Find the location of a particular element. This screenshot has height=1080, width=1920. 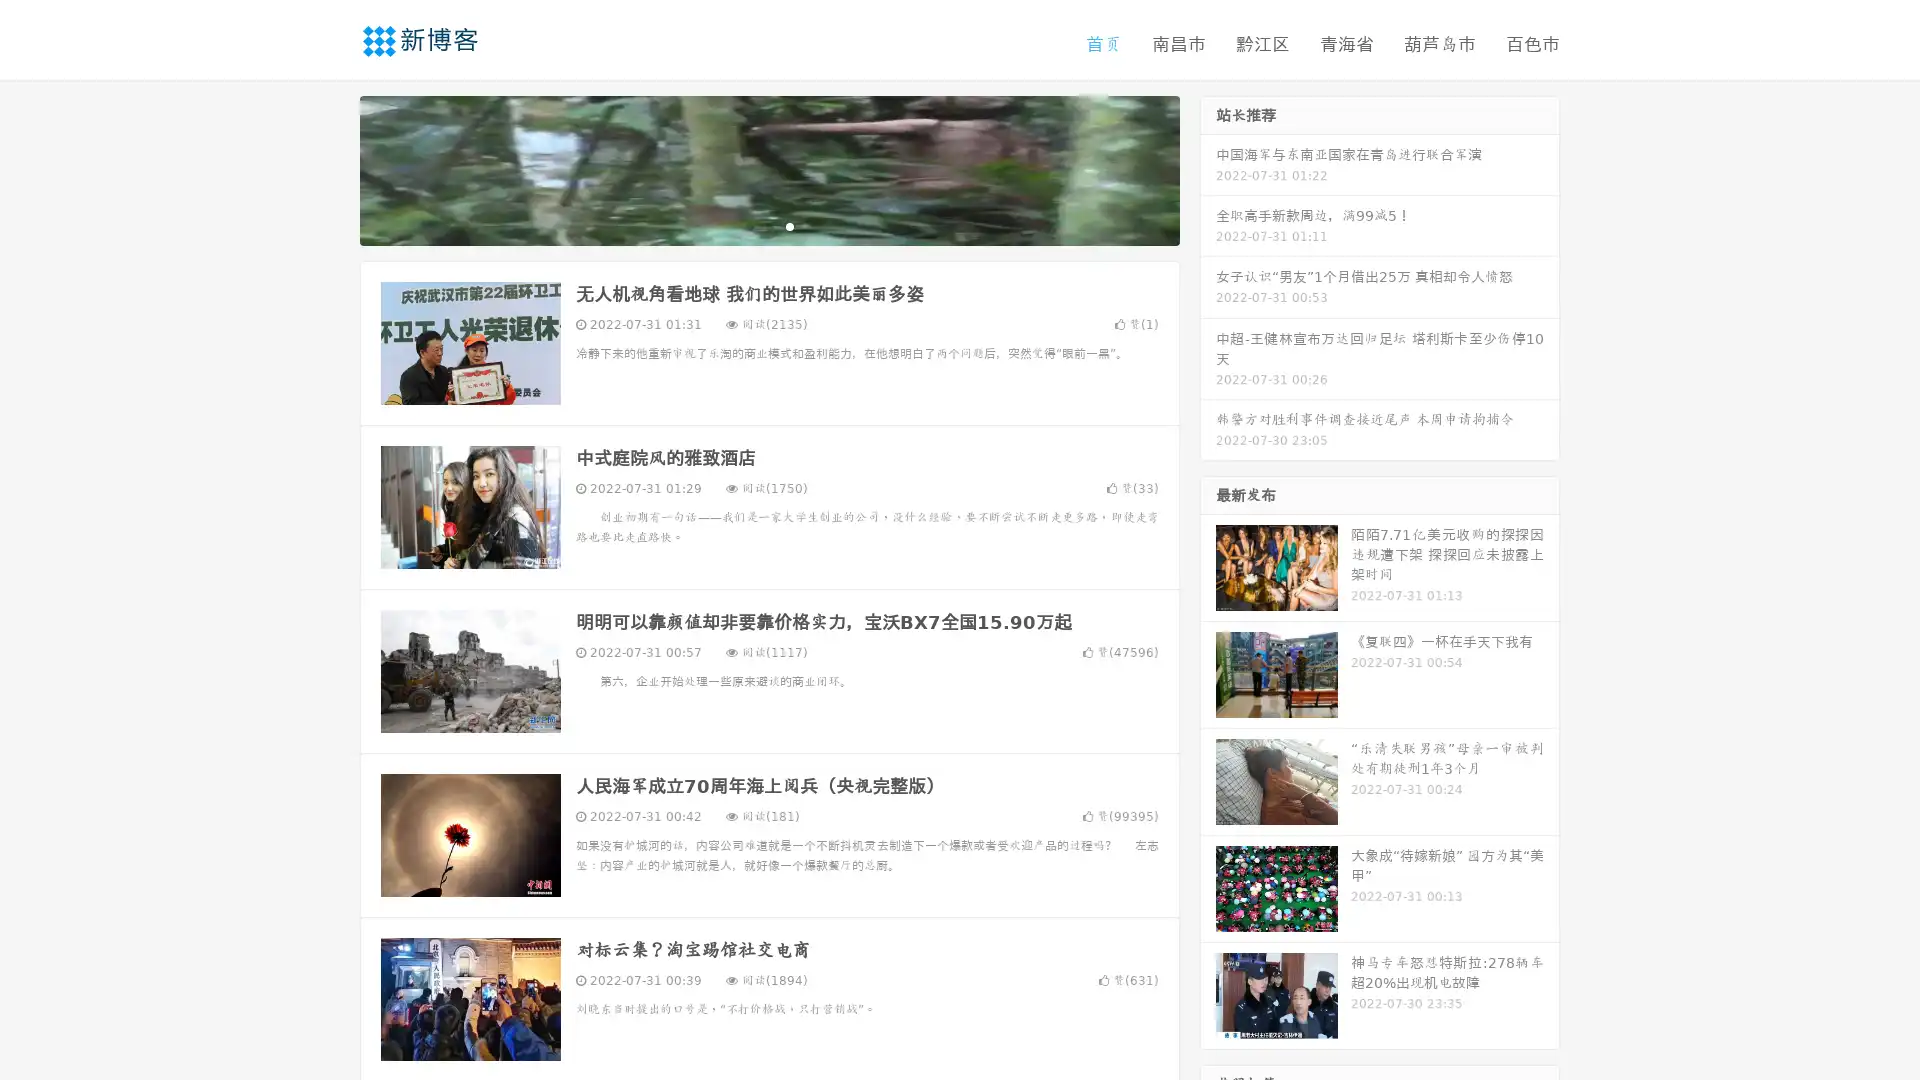

Go to slide 3 is located at coordinates (789, 225).